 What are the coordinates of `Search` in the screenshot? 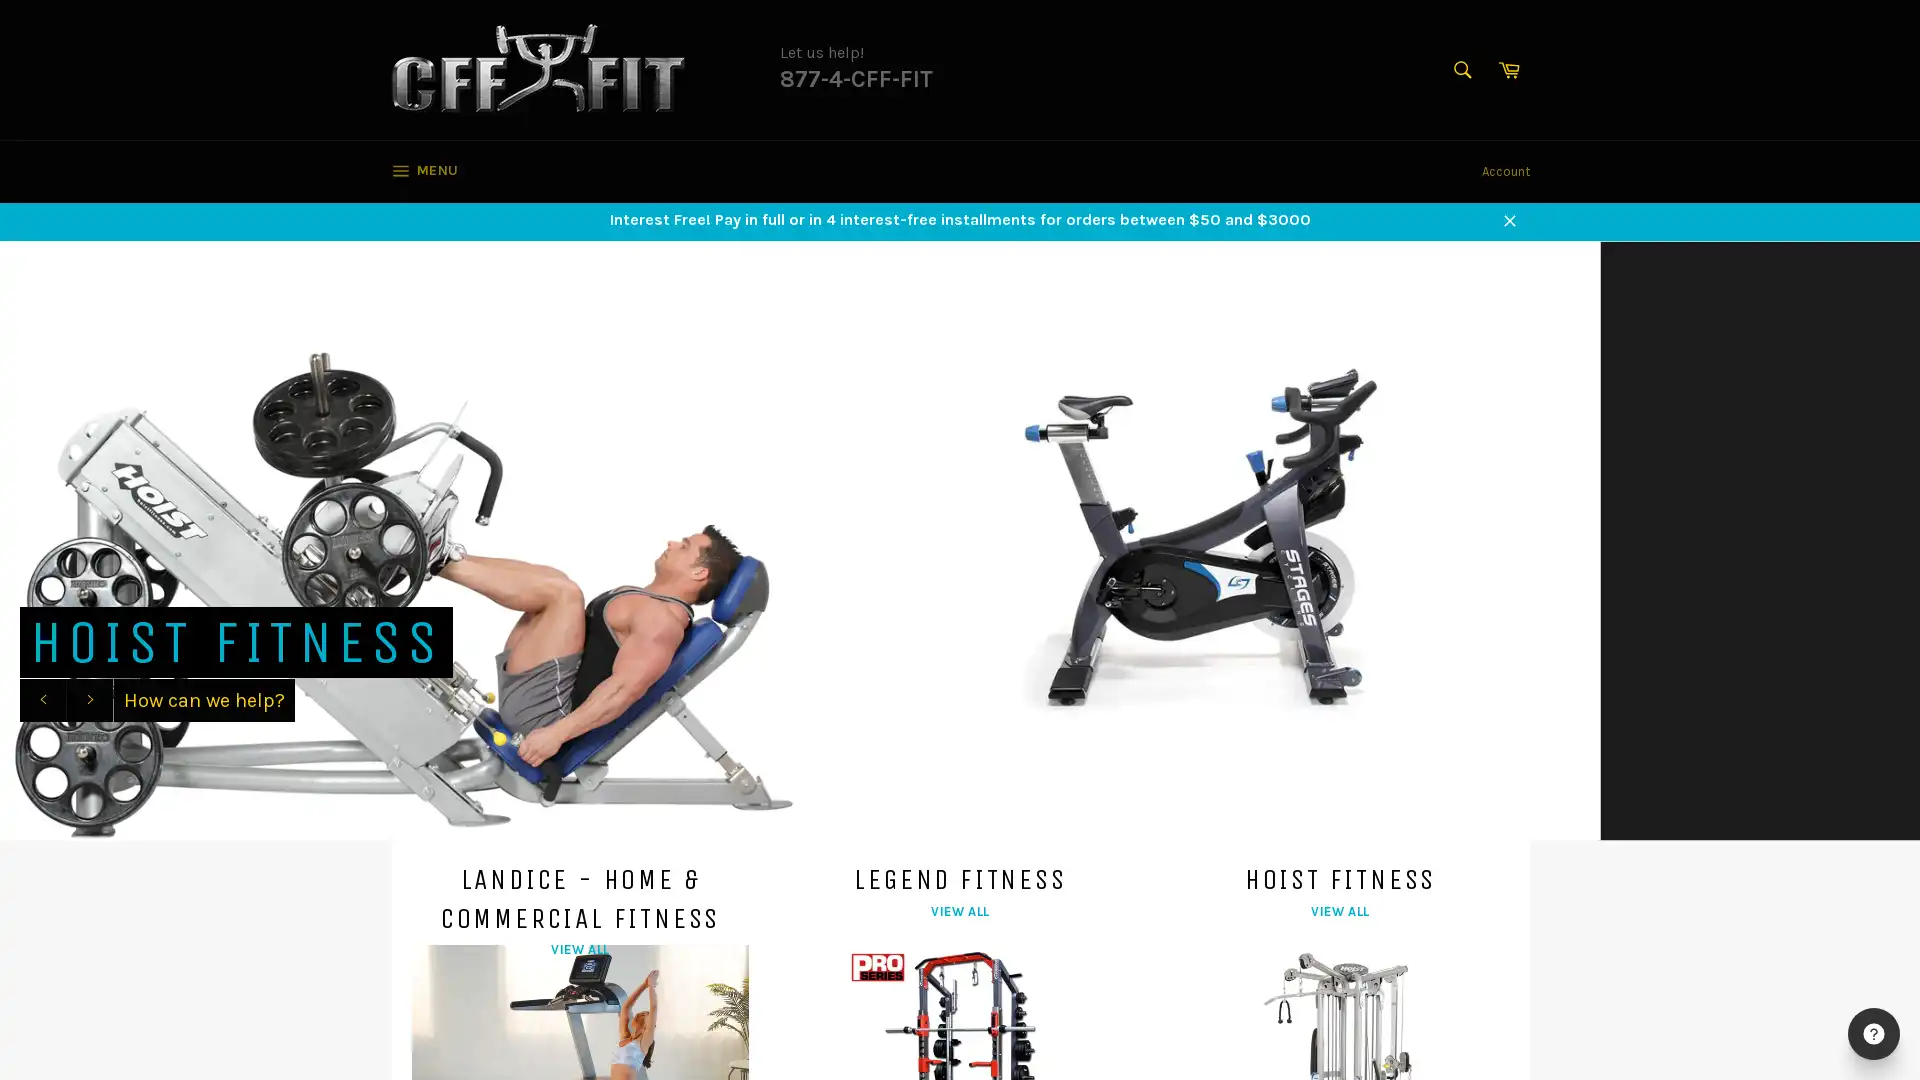 It's located at (1462, 68).